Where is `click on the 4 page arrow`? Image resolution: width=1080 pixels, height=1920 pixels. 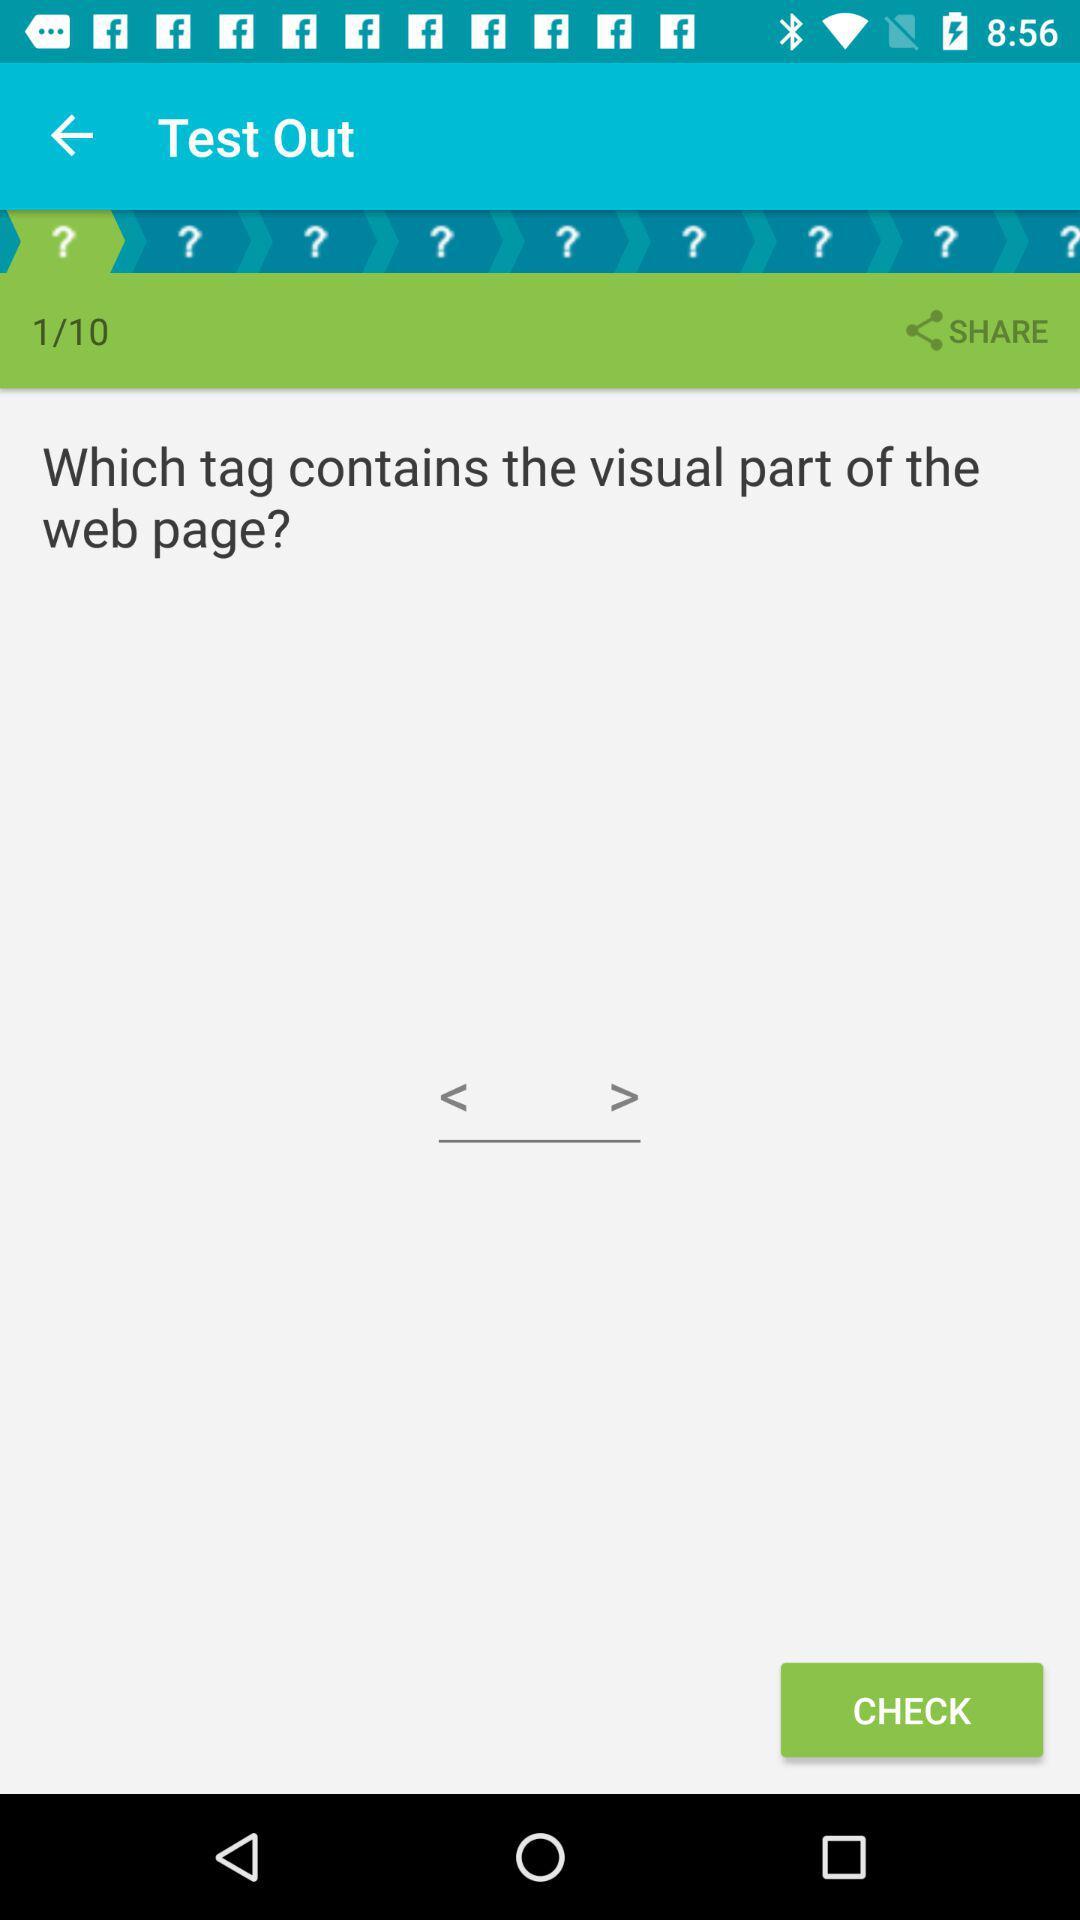
click on the 4 page arrow is located at coordinates (439, 240).